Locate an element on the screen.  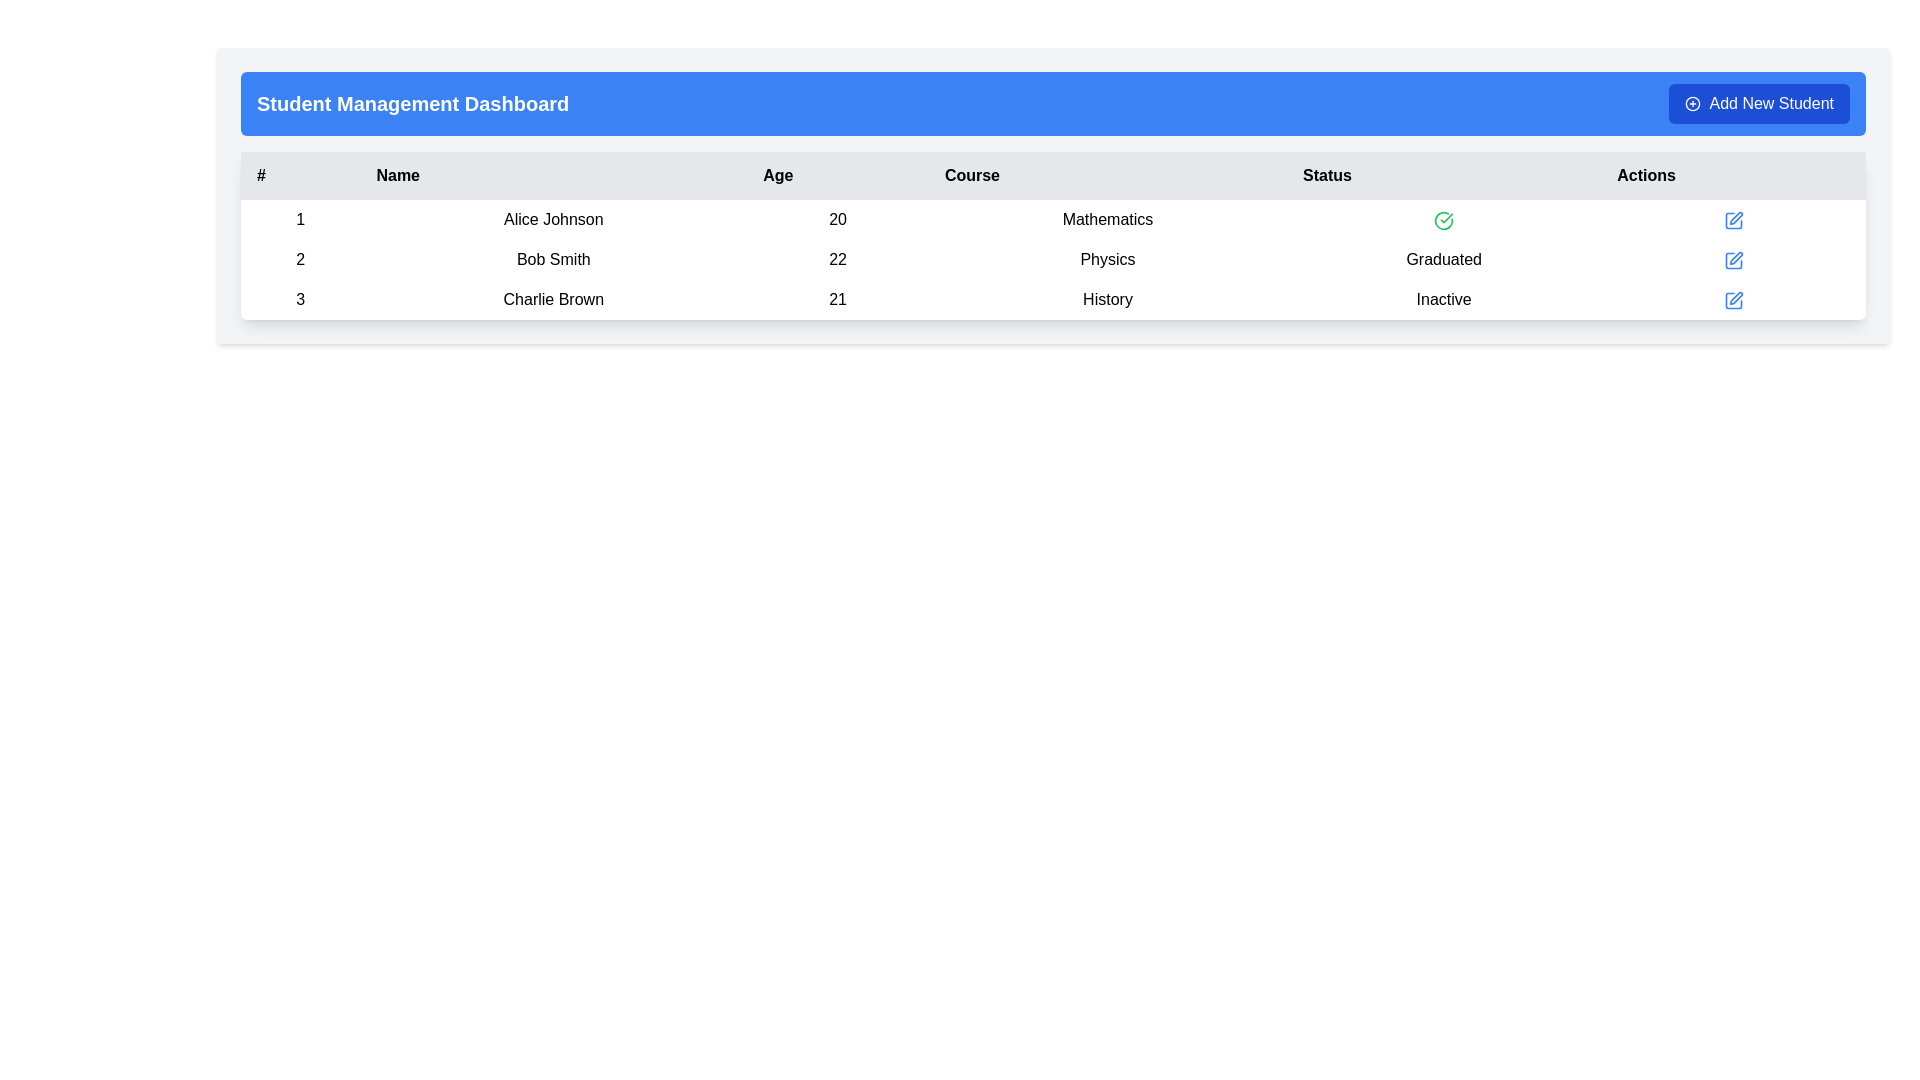
the first table row containing the details for 'Alice Johnson', which includes her age, course, and a green checkmark status indicator, to focus on it is located at coordinates (1052, 219).